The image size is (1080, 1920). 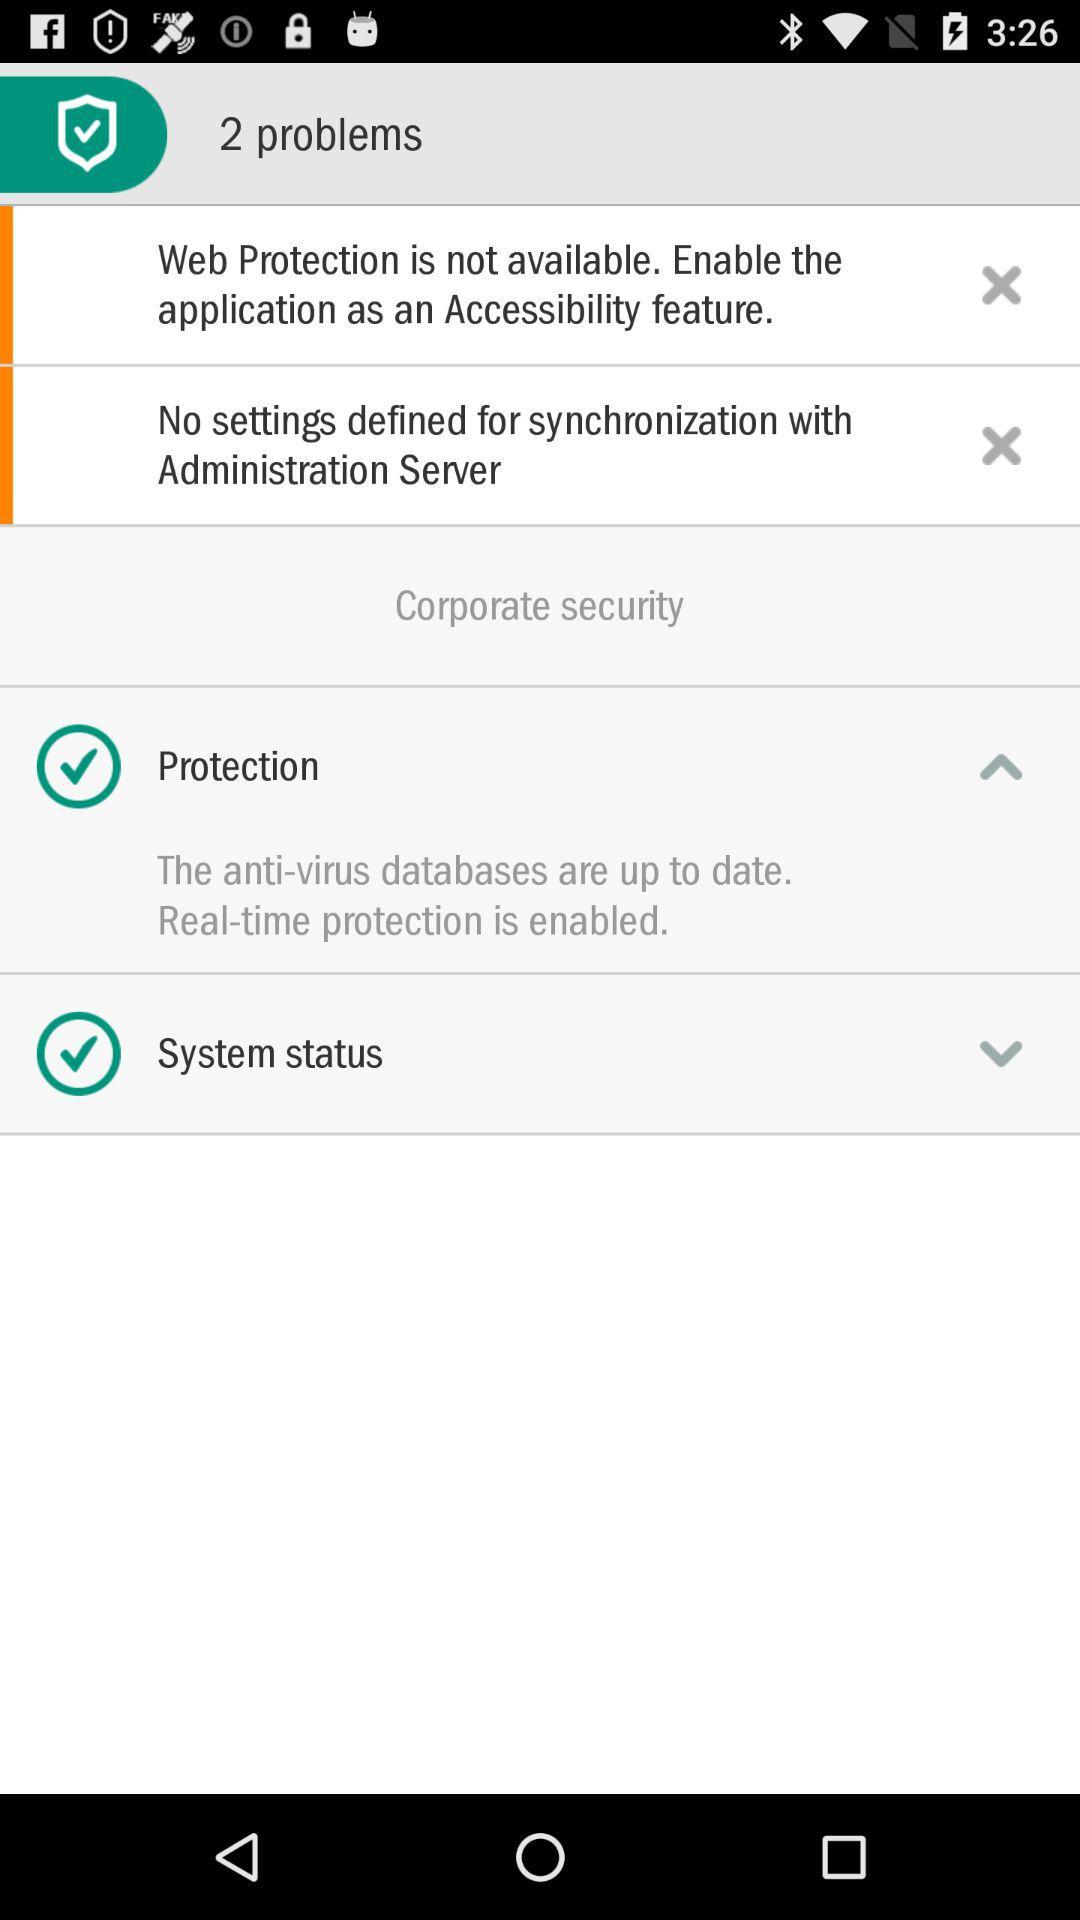 I want to click on the app below the anti virus icon, so click(x=540, y=919).